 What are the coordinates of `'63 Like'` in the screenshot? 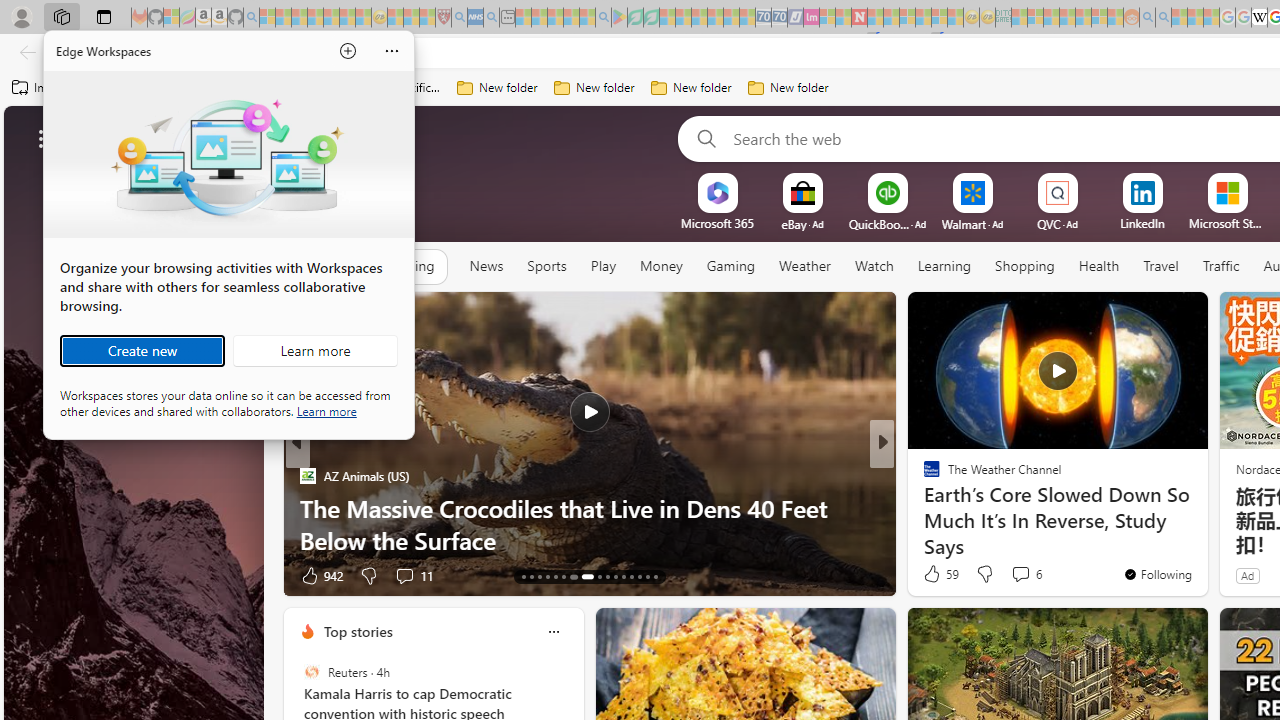 It's located at (933, 575).